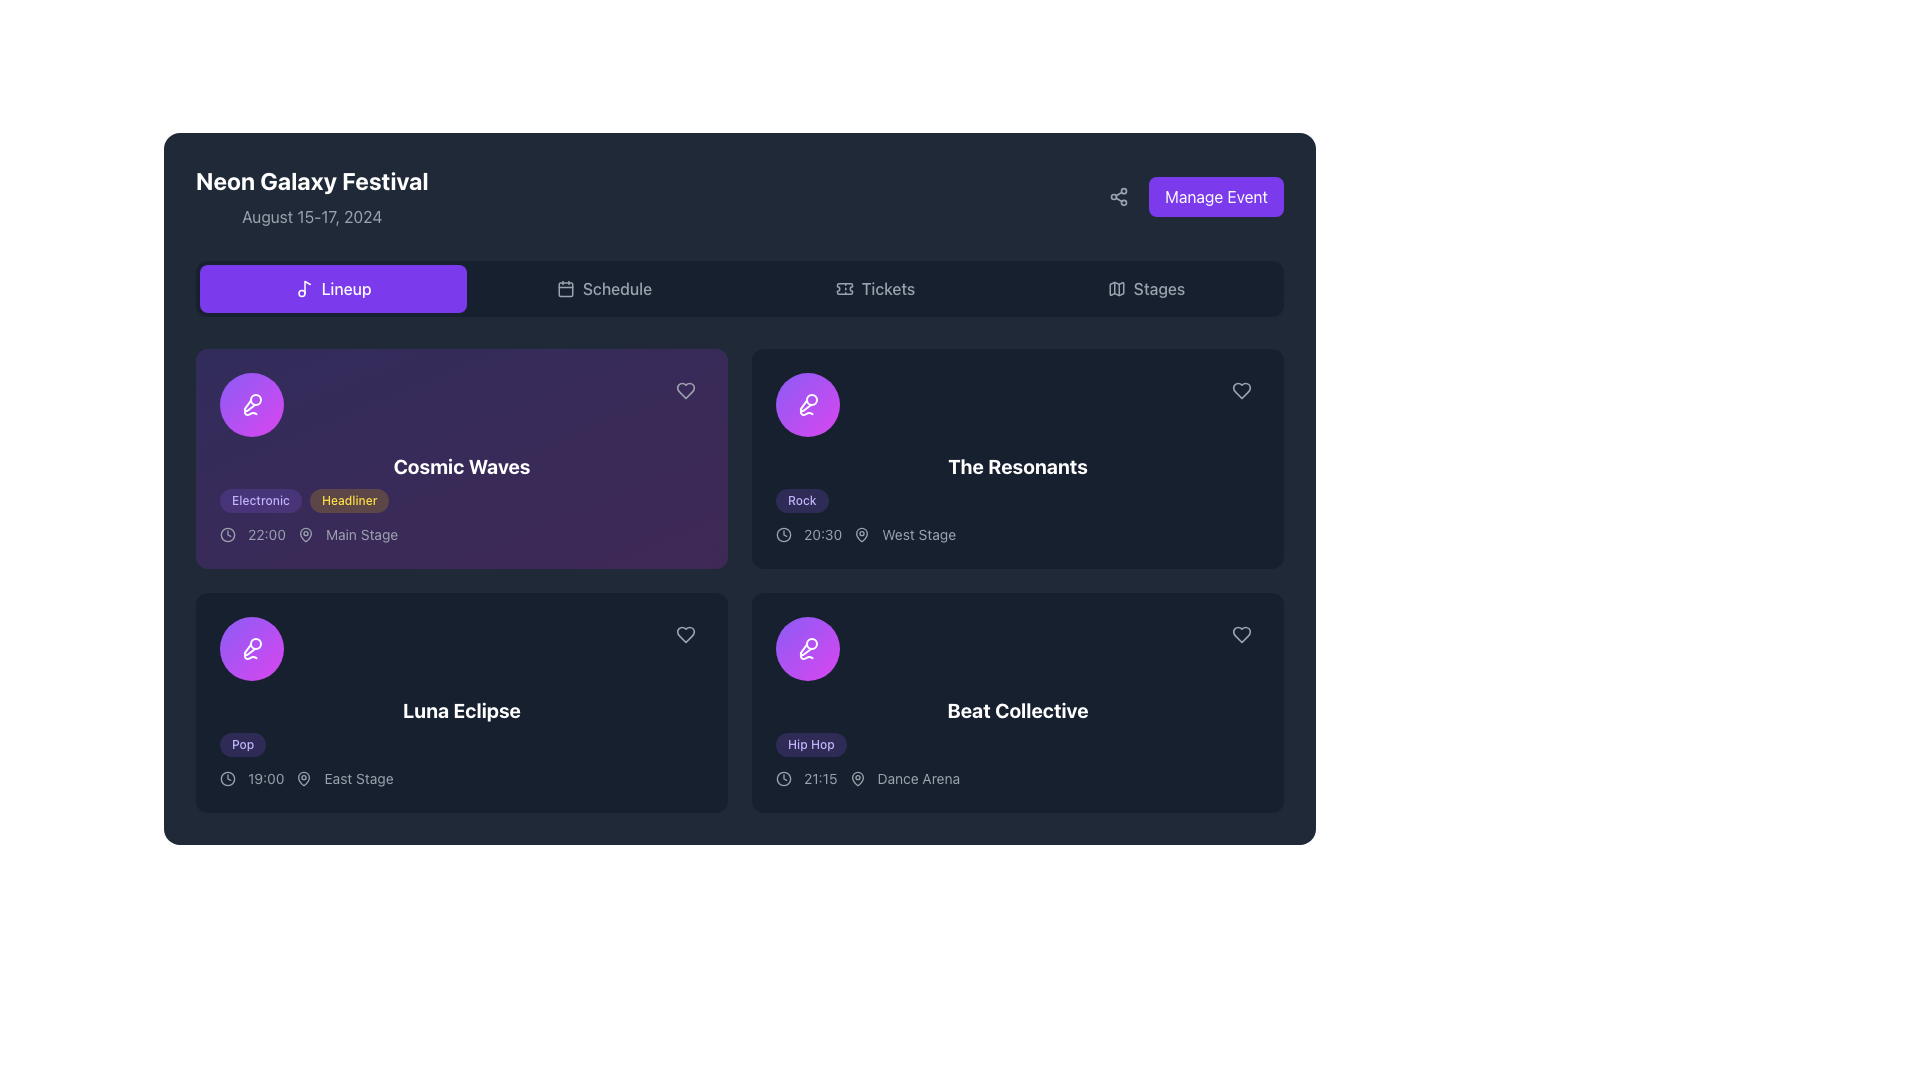  What do you see at coordinates (1115, 289) in the screenshot?
I see `the small dark gray map icon located in the 'Stages' menu tab to interact with the 'Stages' section` at bounding box center [1115, 289].